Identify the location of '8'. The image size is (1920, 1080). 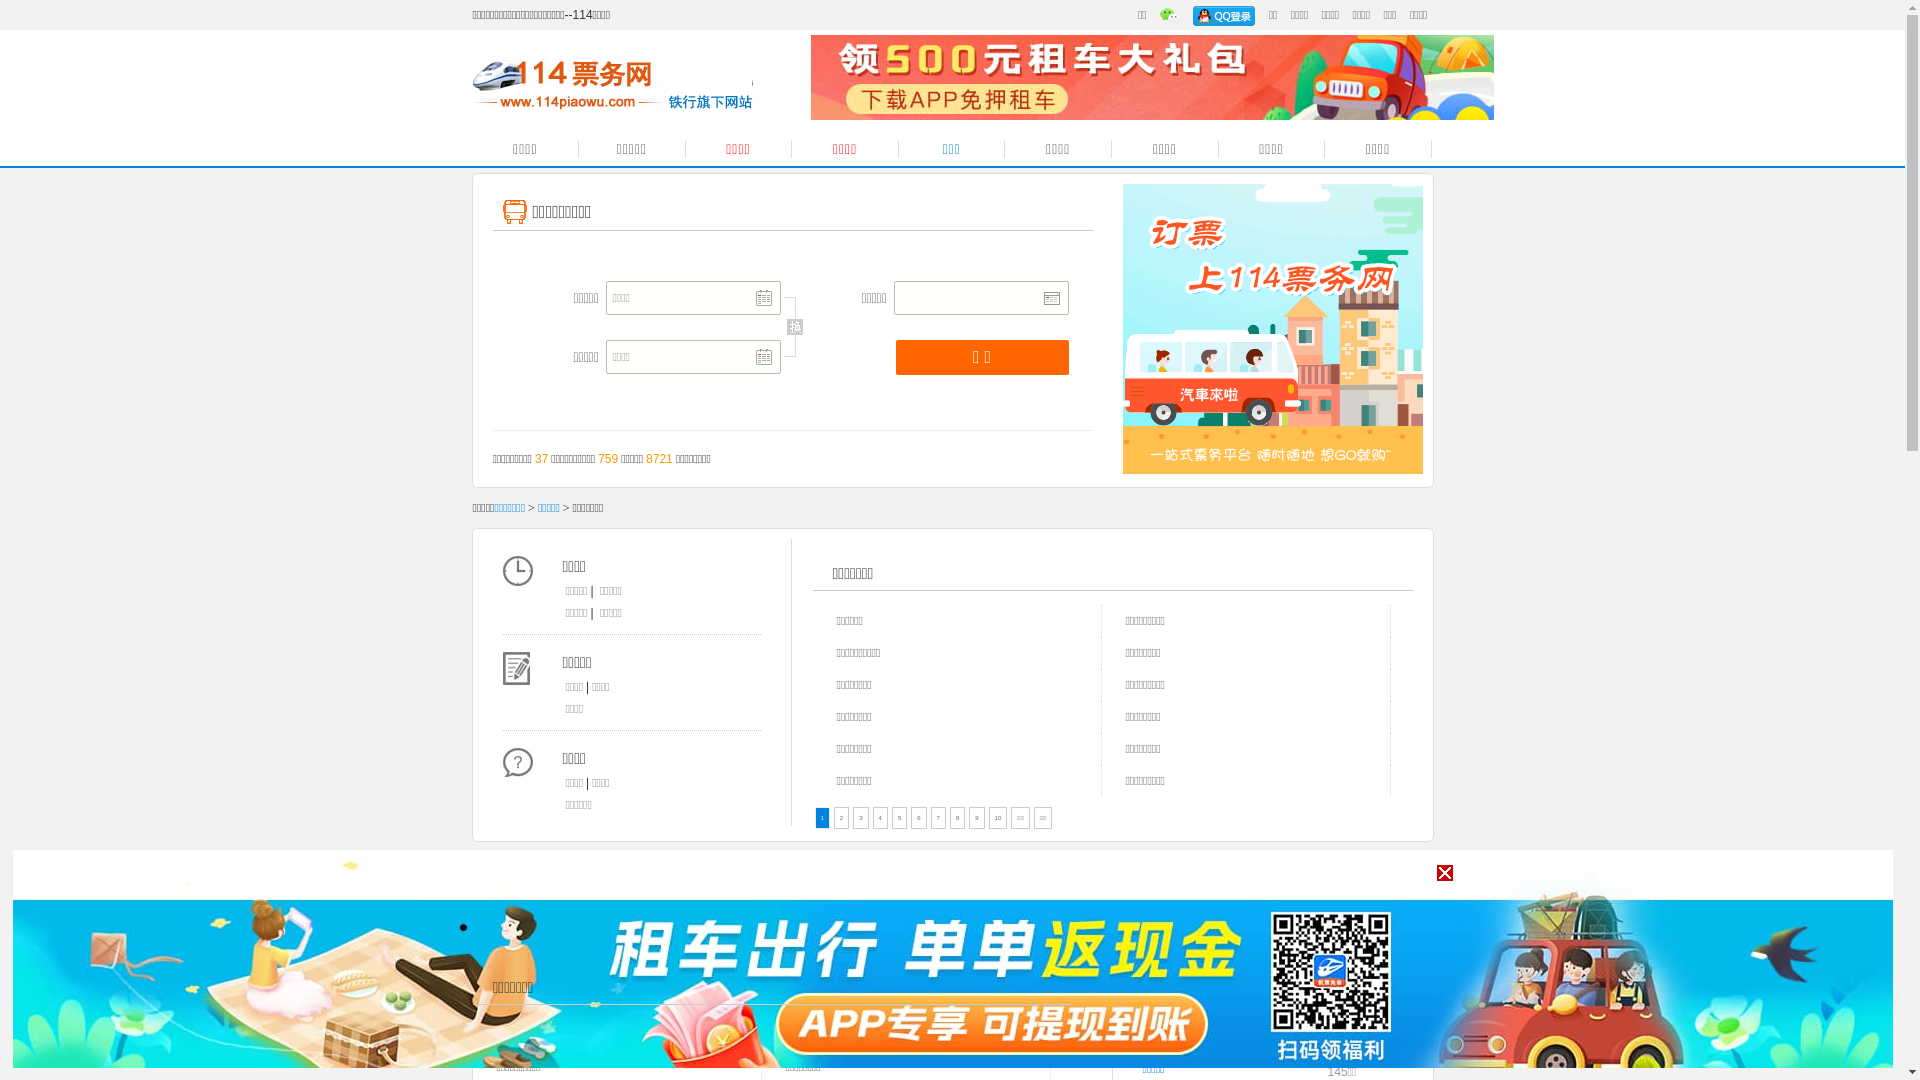
(956, 817).